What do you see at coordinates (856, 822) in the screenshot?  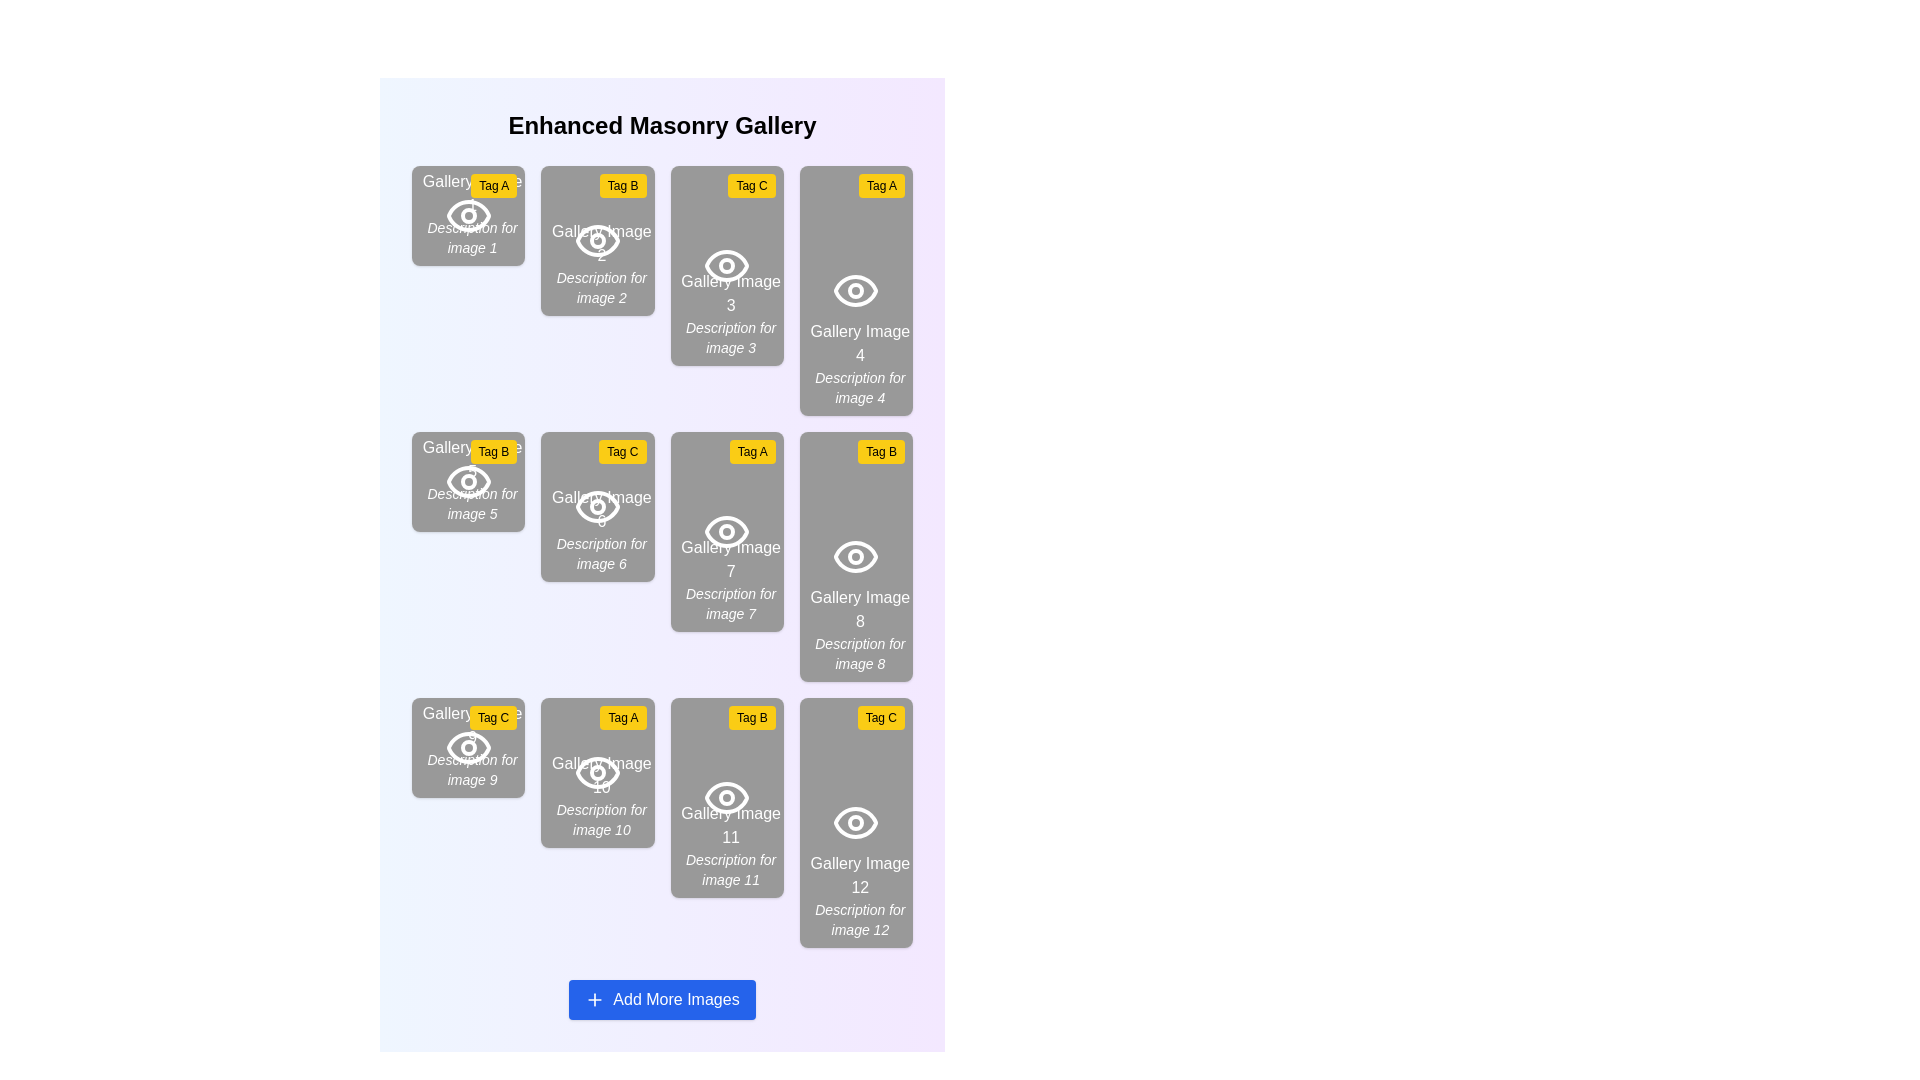 I see `text within the Gallery item card labeled 'Gallery Image 12' and 'Description for image 12', which is the twelfth card in the grid layout` at bounding box center [856, 822].